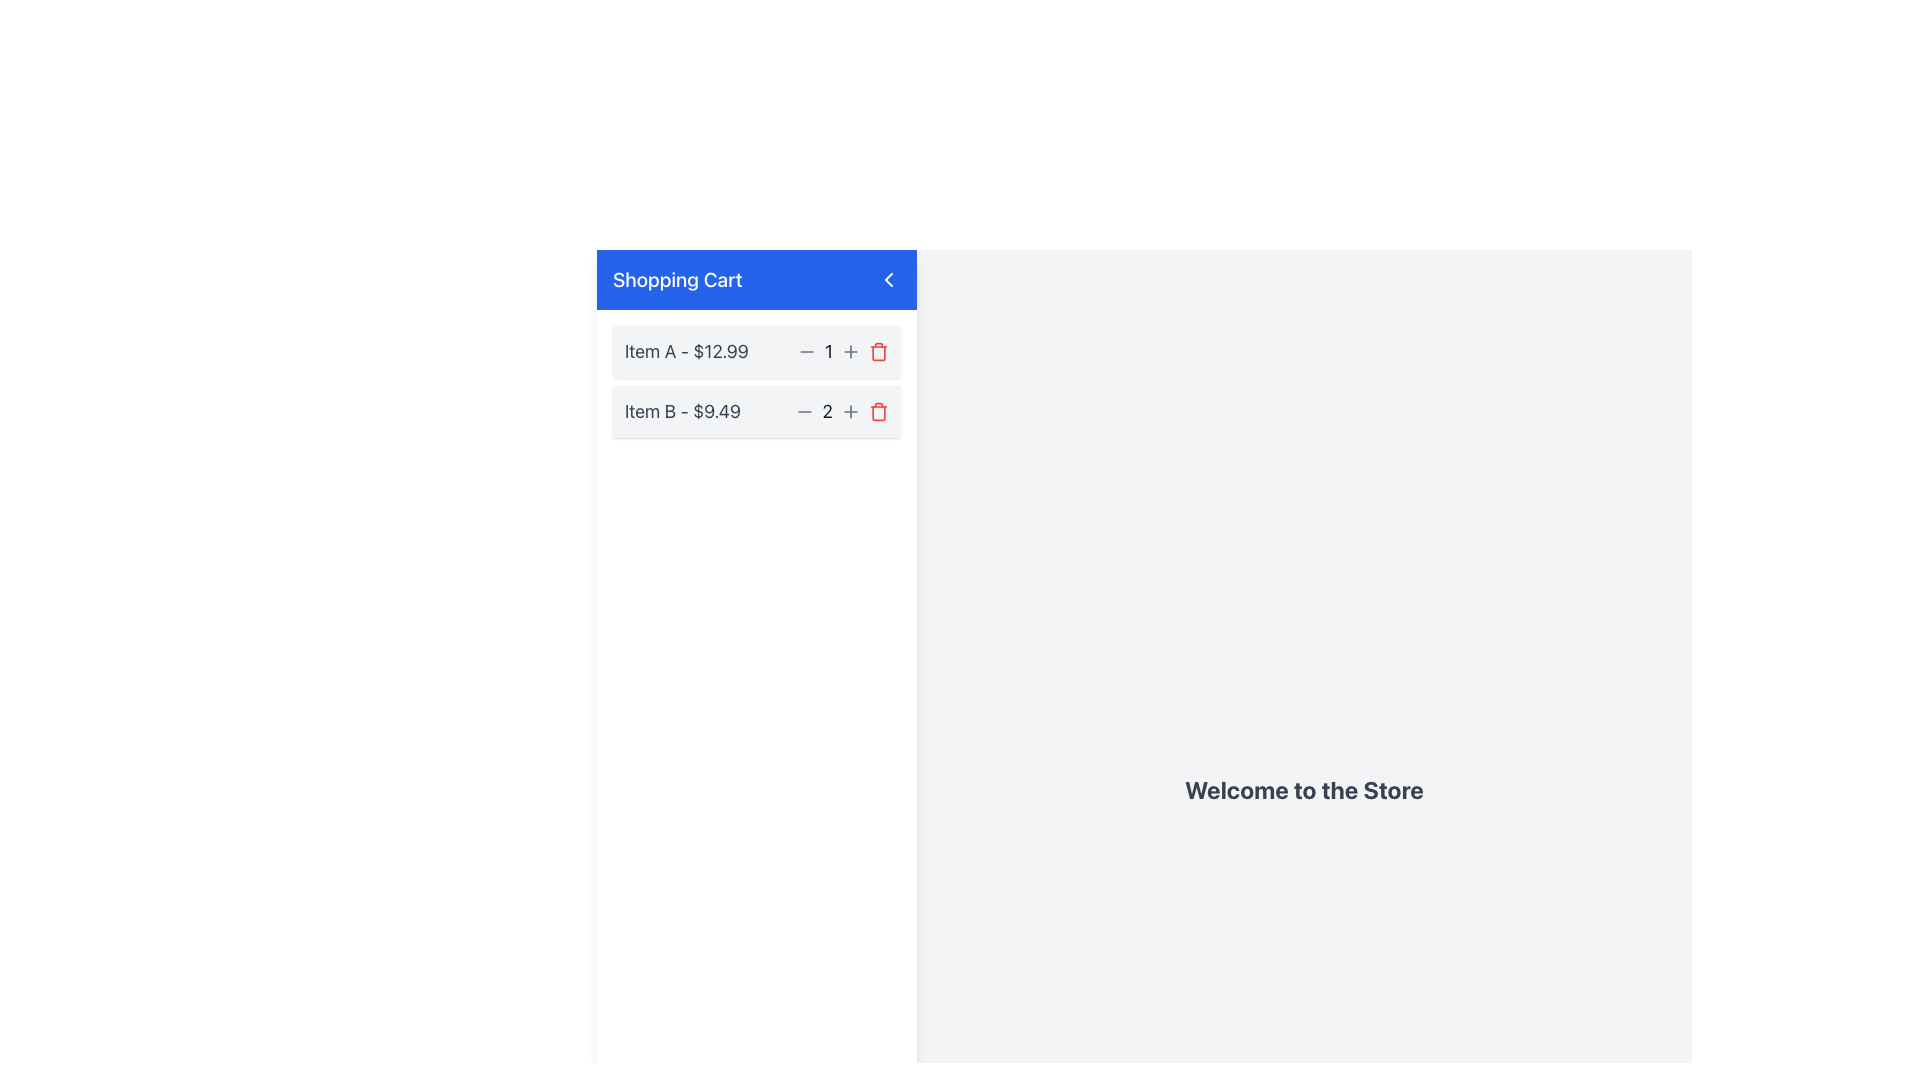  I want to click on the delete button located at the end of the line containing item quantity and controls, so click(878, 411).